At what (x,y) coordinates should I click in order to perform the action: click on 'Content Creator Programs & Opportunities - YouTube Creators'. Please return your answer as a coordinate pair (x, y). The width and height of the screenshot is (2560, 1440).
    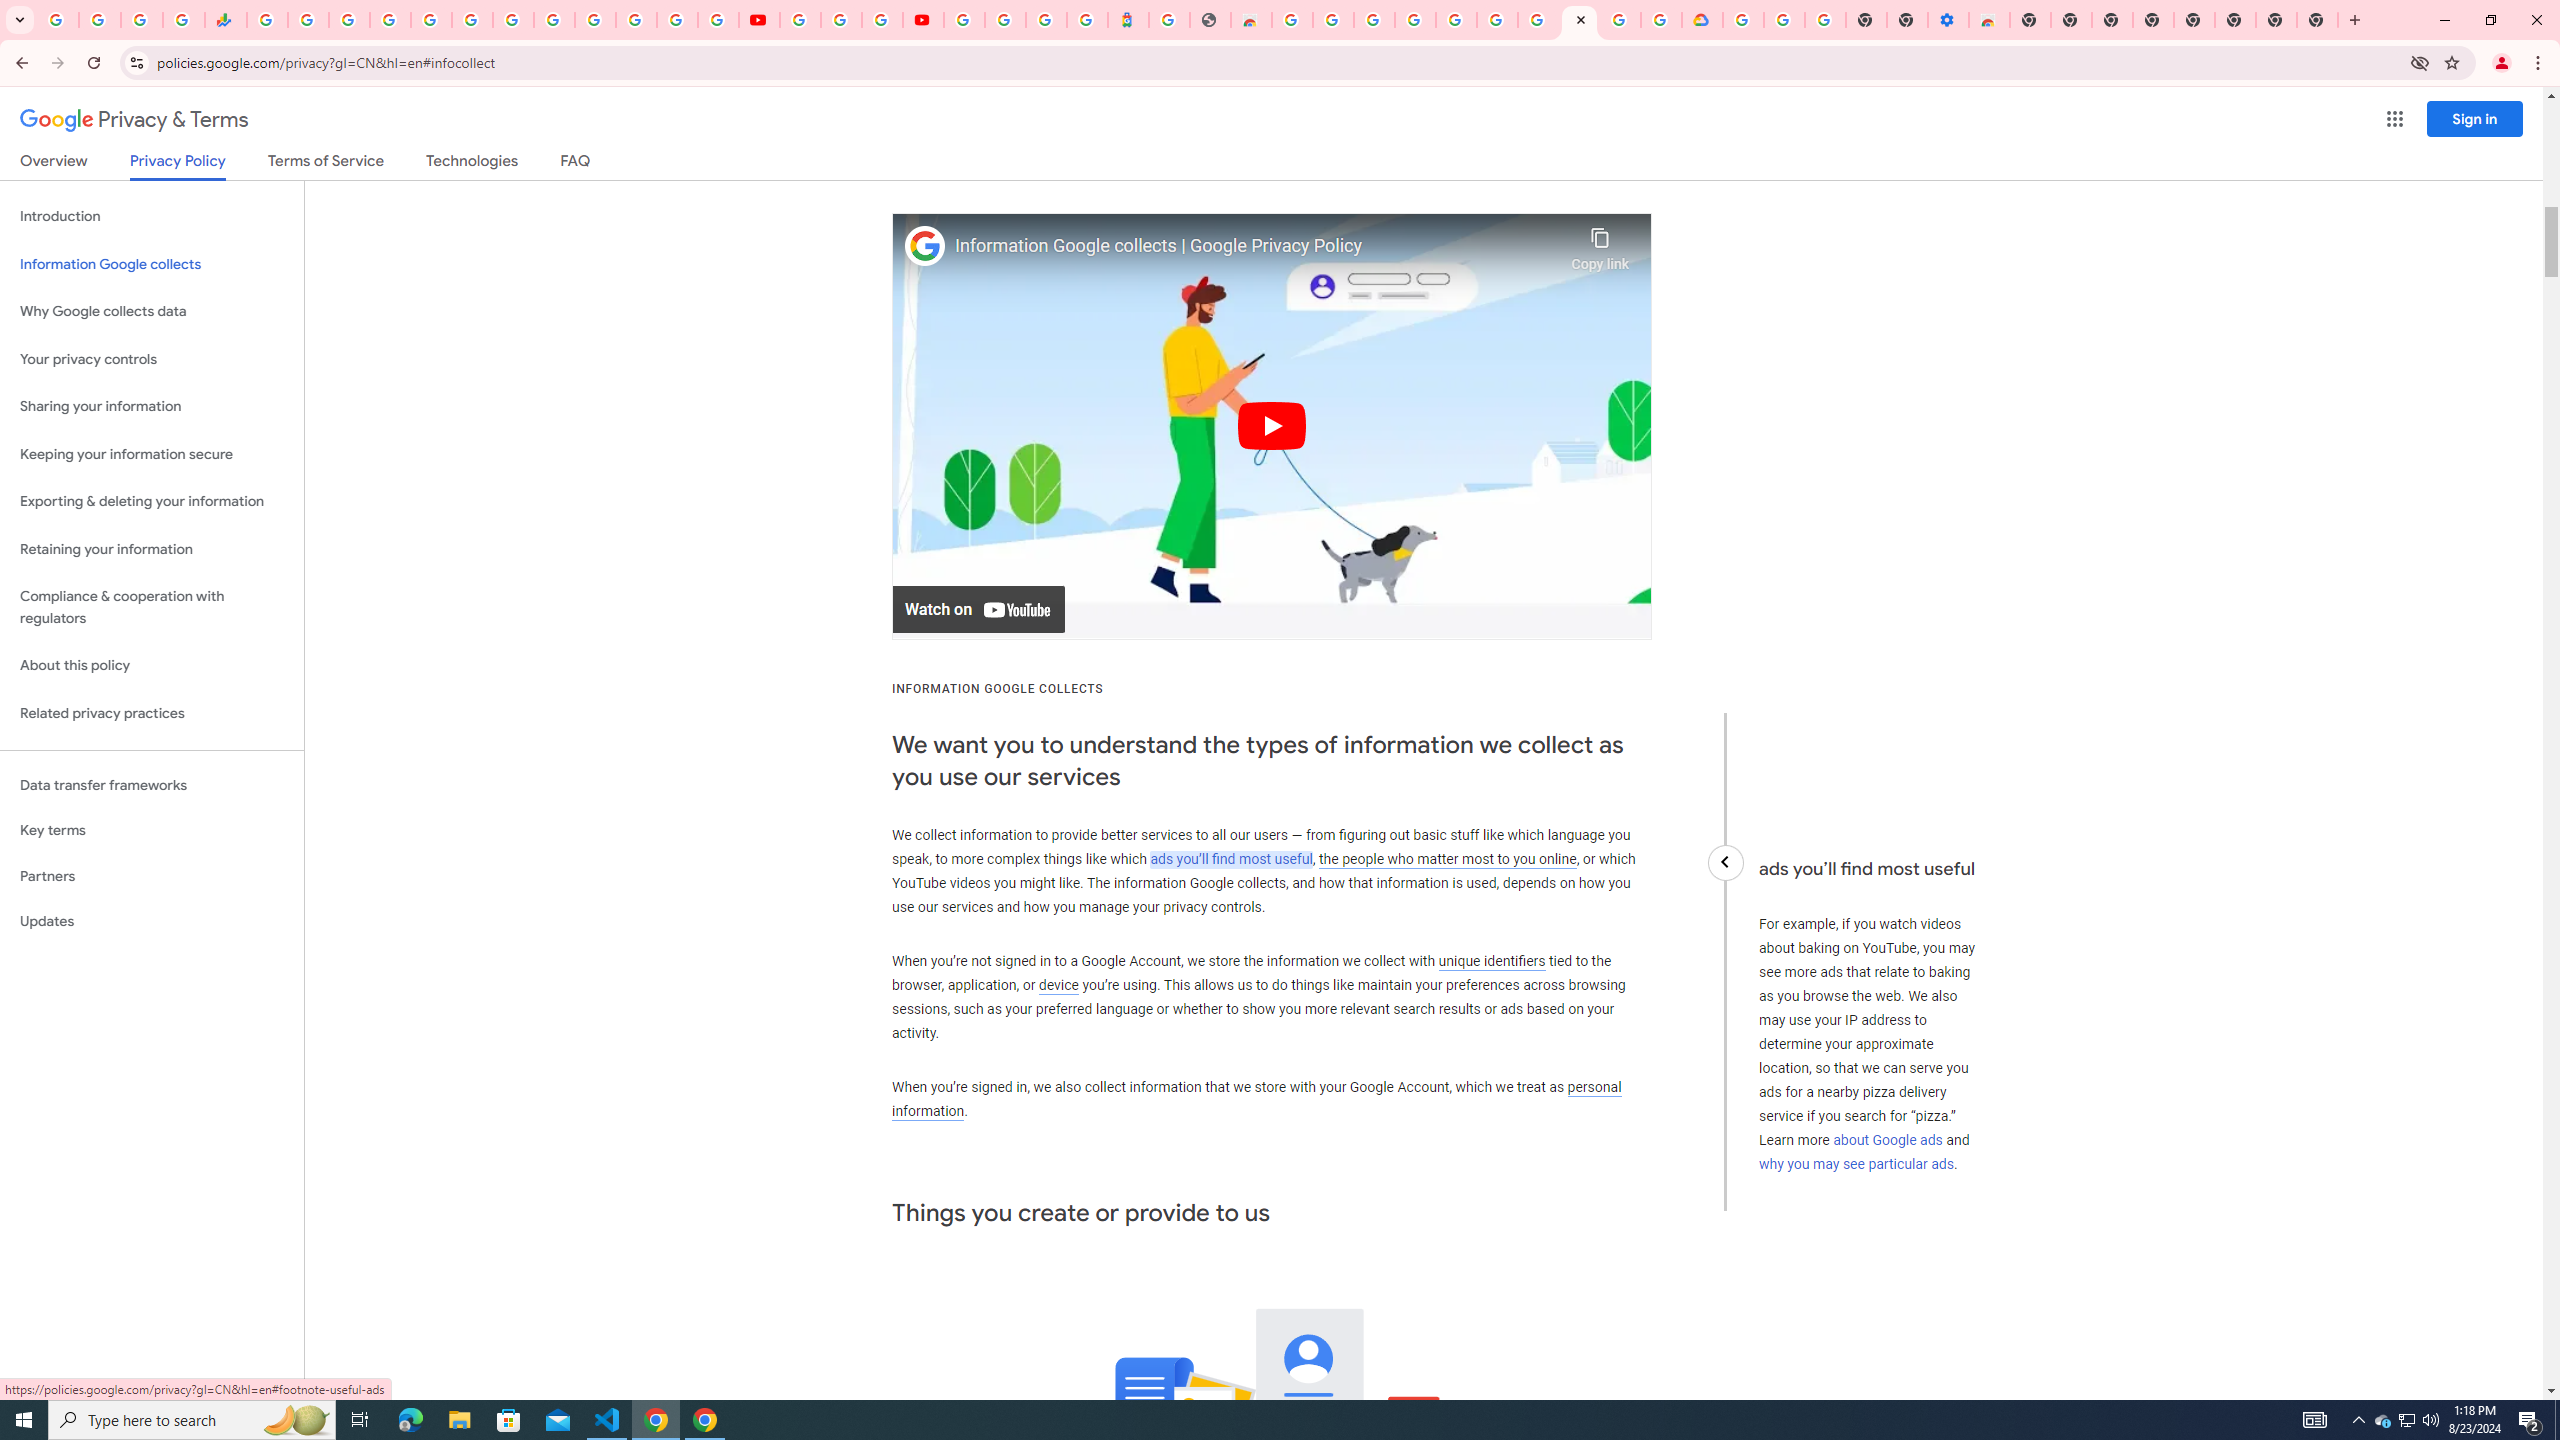
    Looking at the image, I should click on (921, 19).